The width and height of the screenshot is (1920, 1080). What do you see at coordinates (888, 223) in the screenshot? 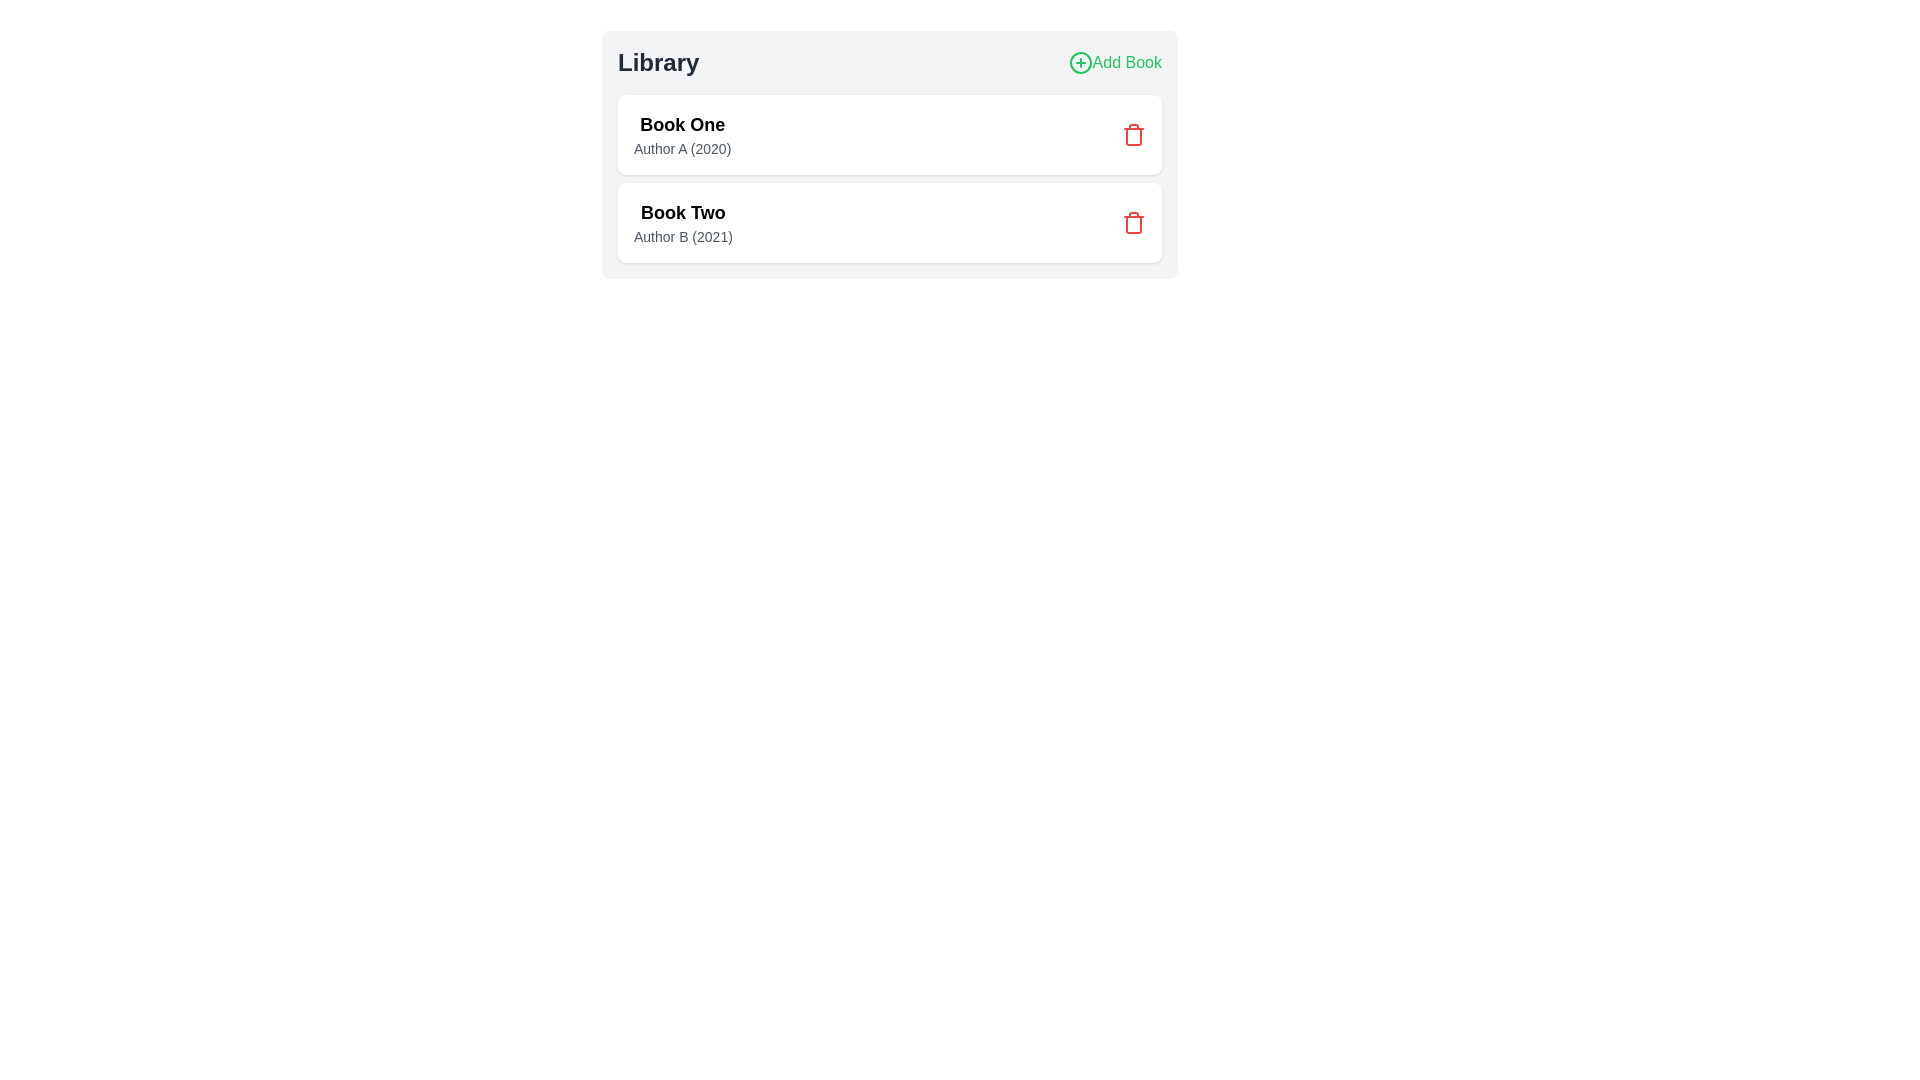
I see `author information for the list item displaying 'Book Two' with the subtitle 'Author B (2021)'` at bounding box center [888, 223].